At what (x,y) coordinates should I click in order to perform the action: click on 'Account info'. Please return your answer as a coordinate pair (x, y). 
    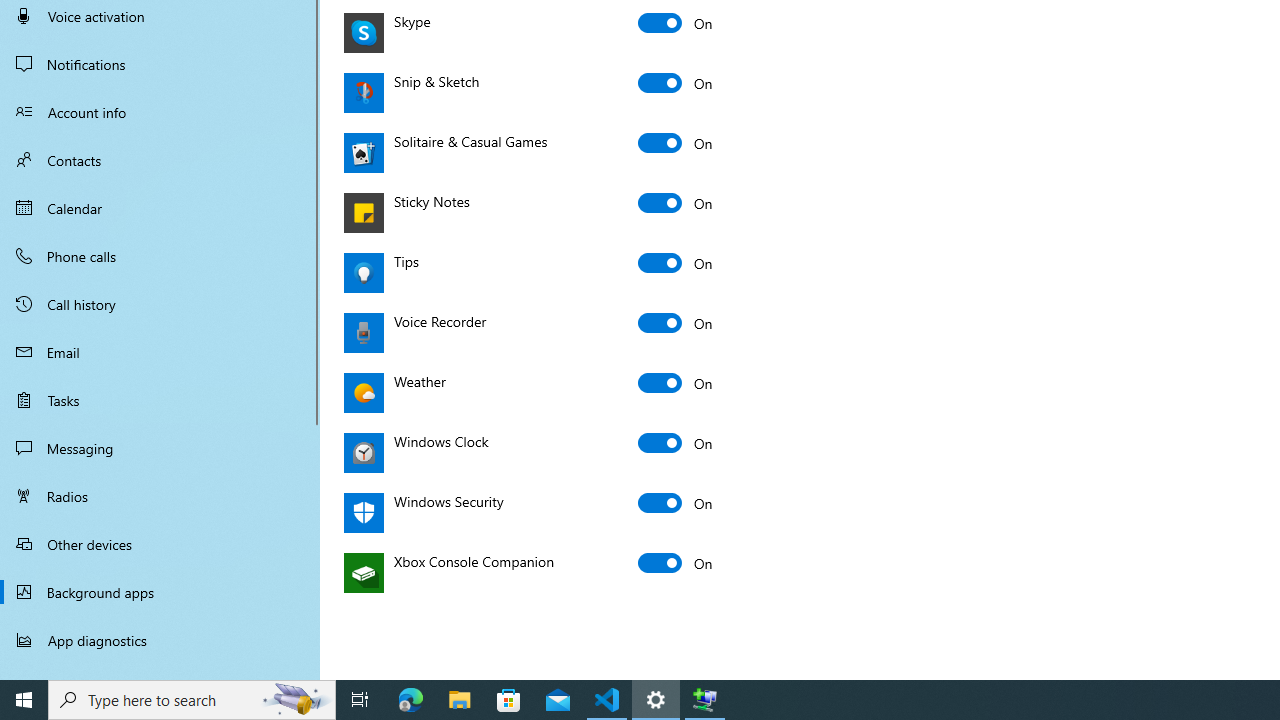
    Looking at the image, I should click on (160, 111).